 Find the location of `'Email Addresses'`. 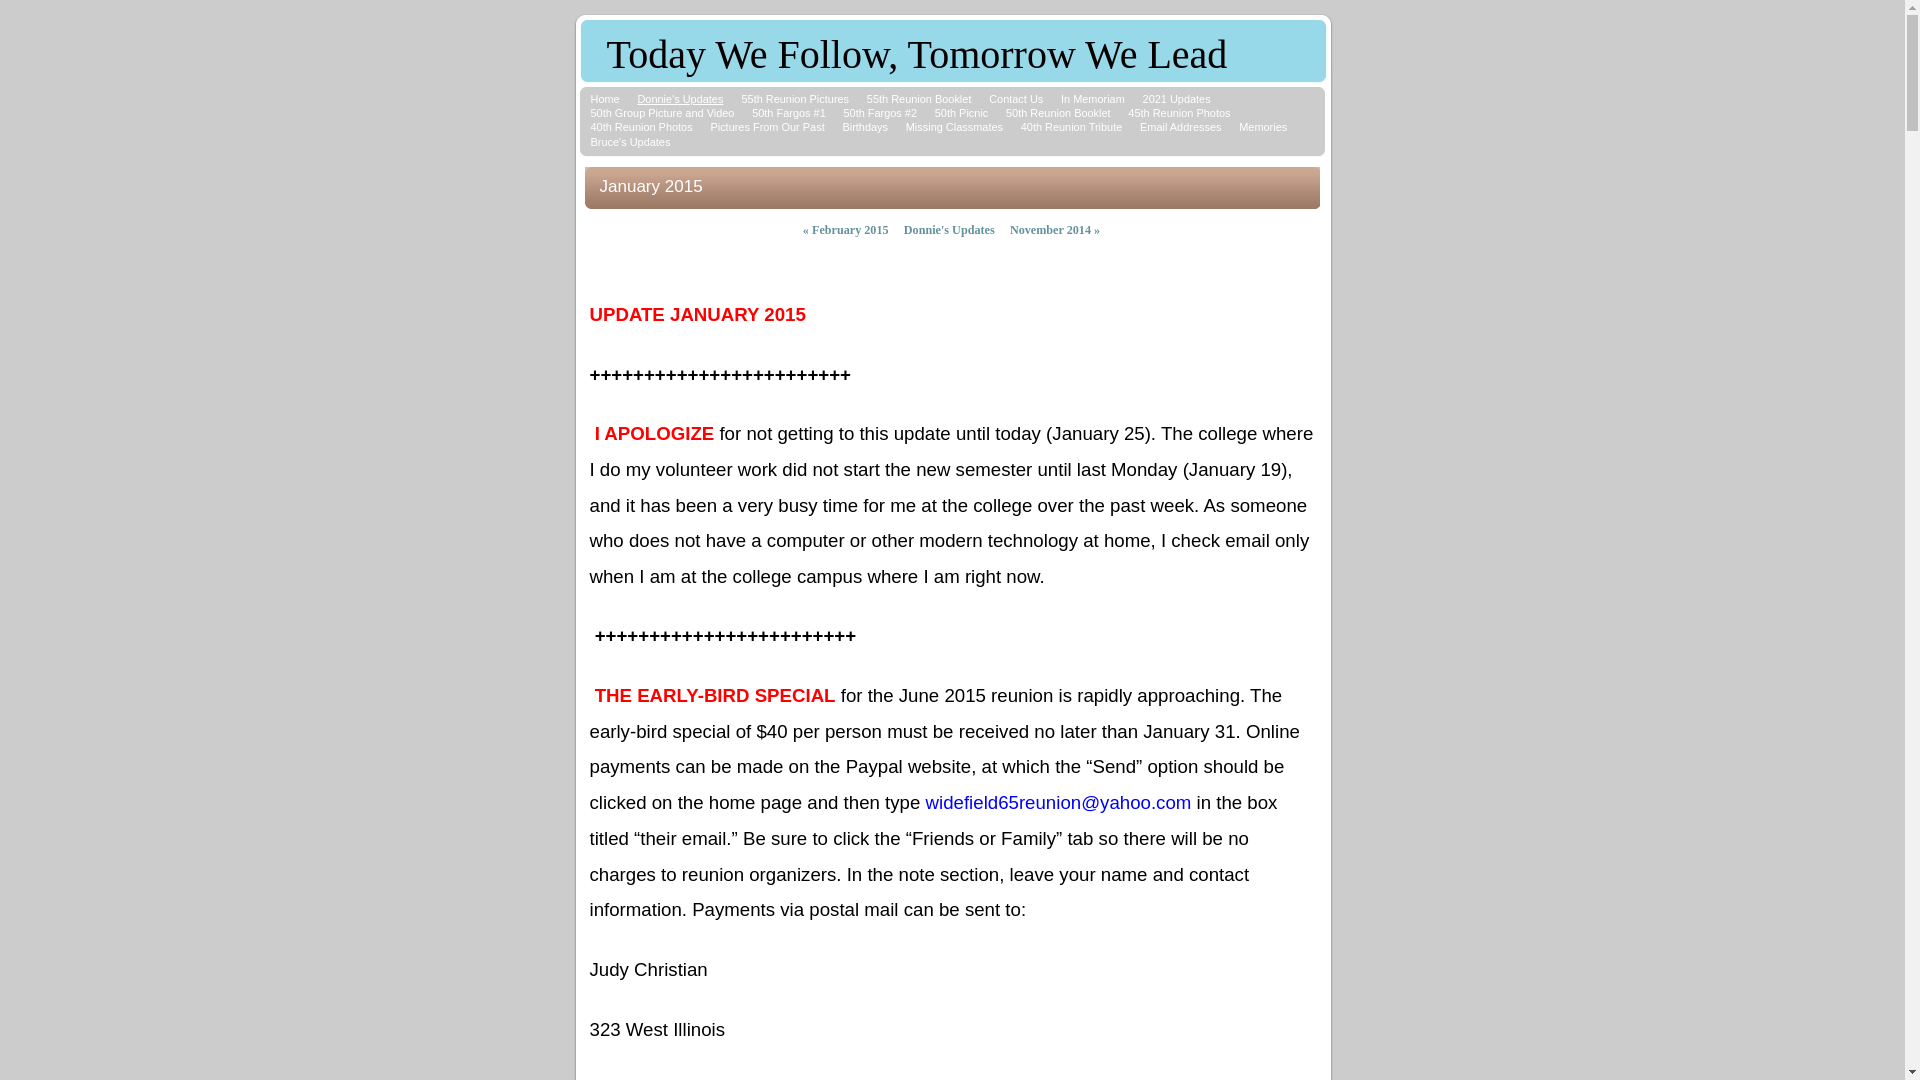

'Email Addresses' is located at coordinates (1180, 127).